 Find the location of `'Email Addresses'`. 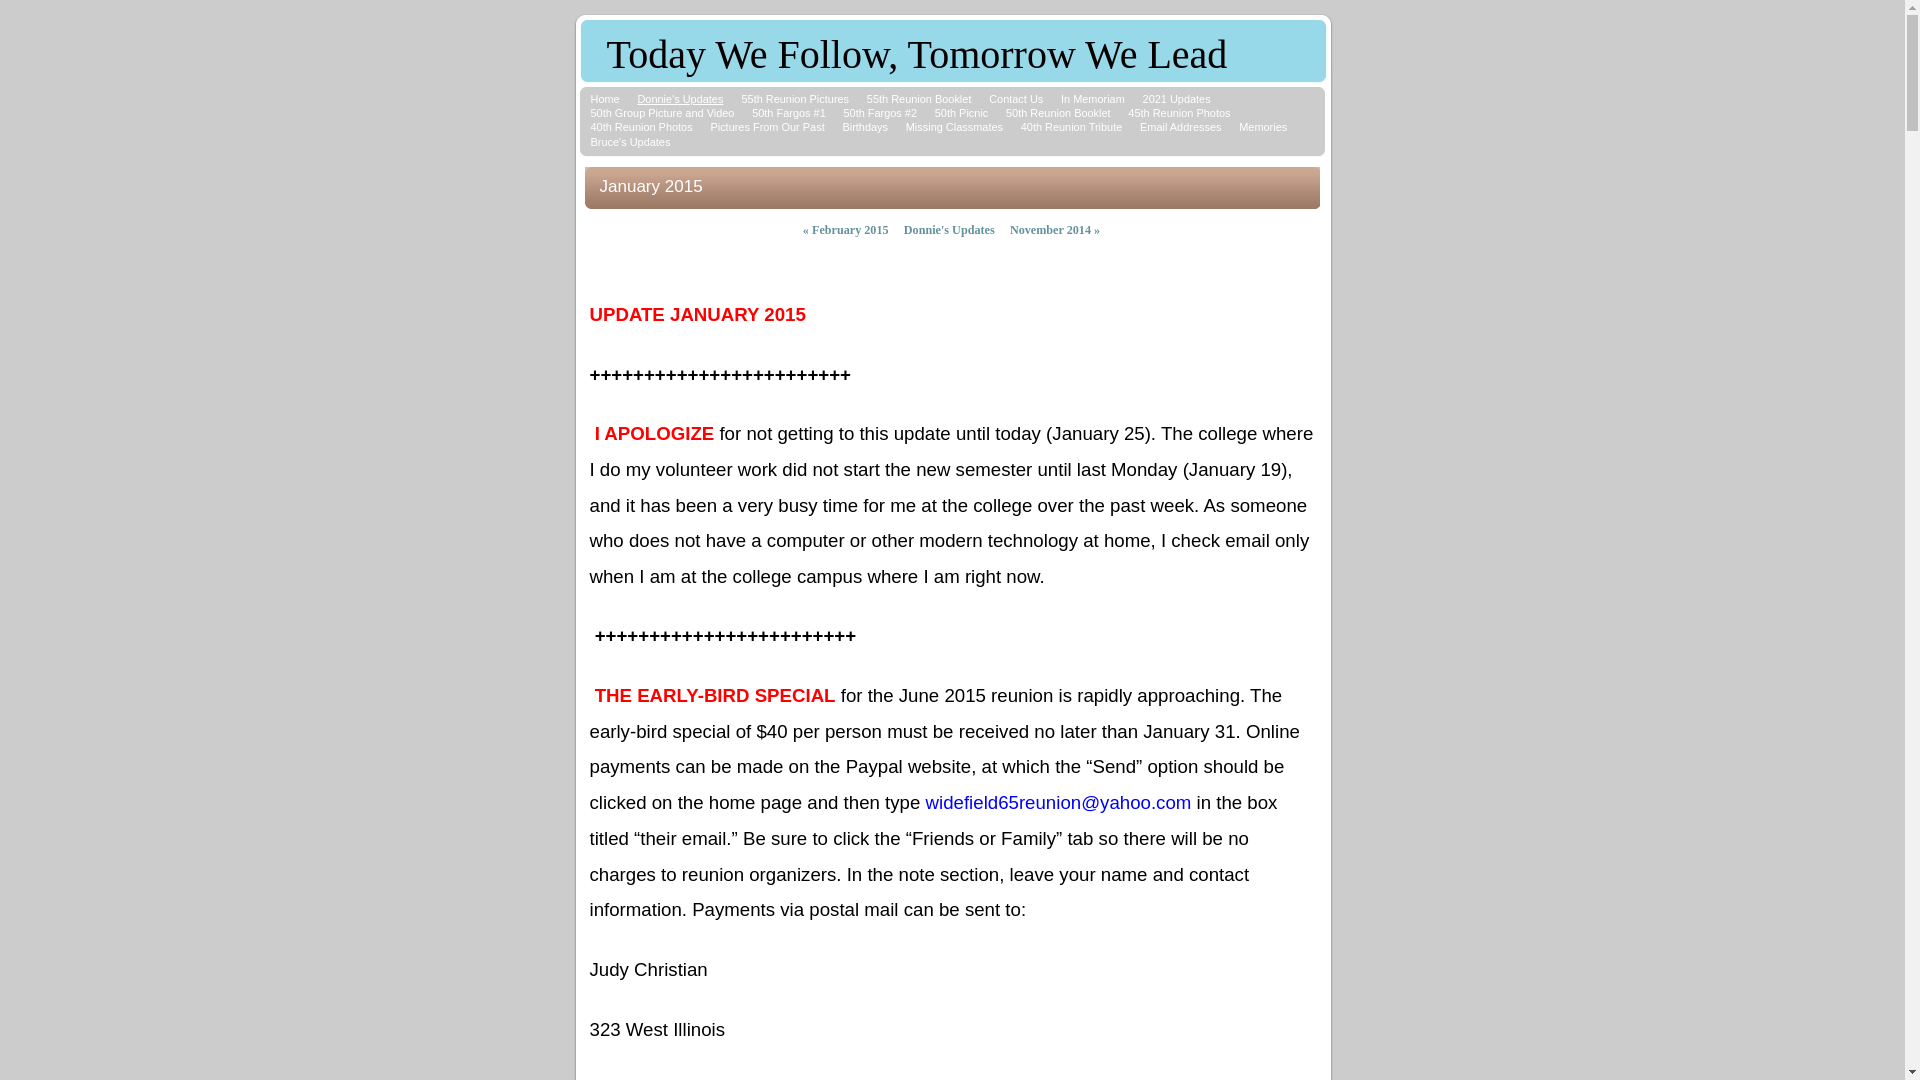

'Email Addresses' is located at coordinates (1180, 127).